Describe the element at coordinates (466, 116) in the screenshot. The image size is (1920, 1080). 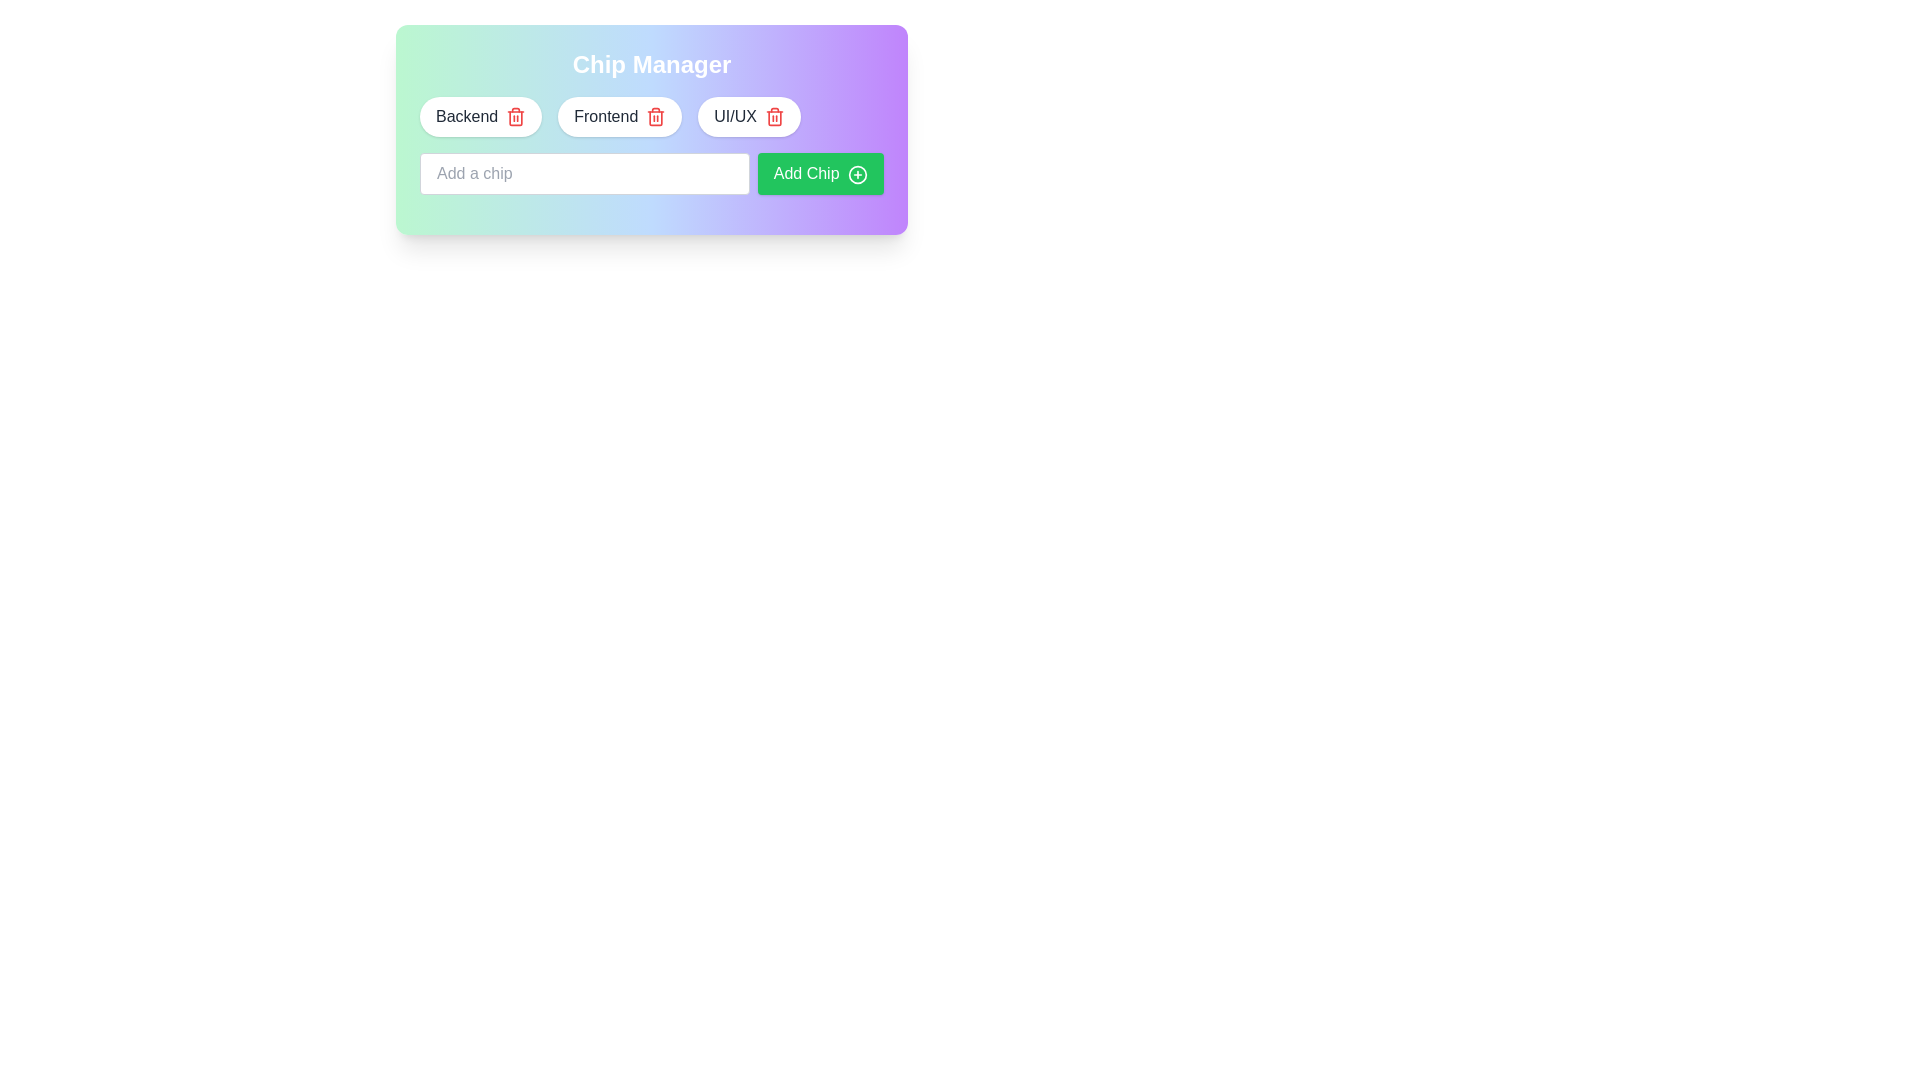
I see `the area of the chip labeled 'Backend'` at that location.